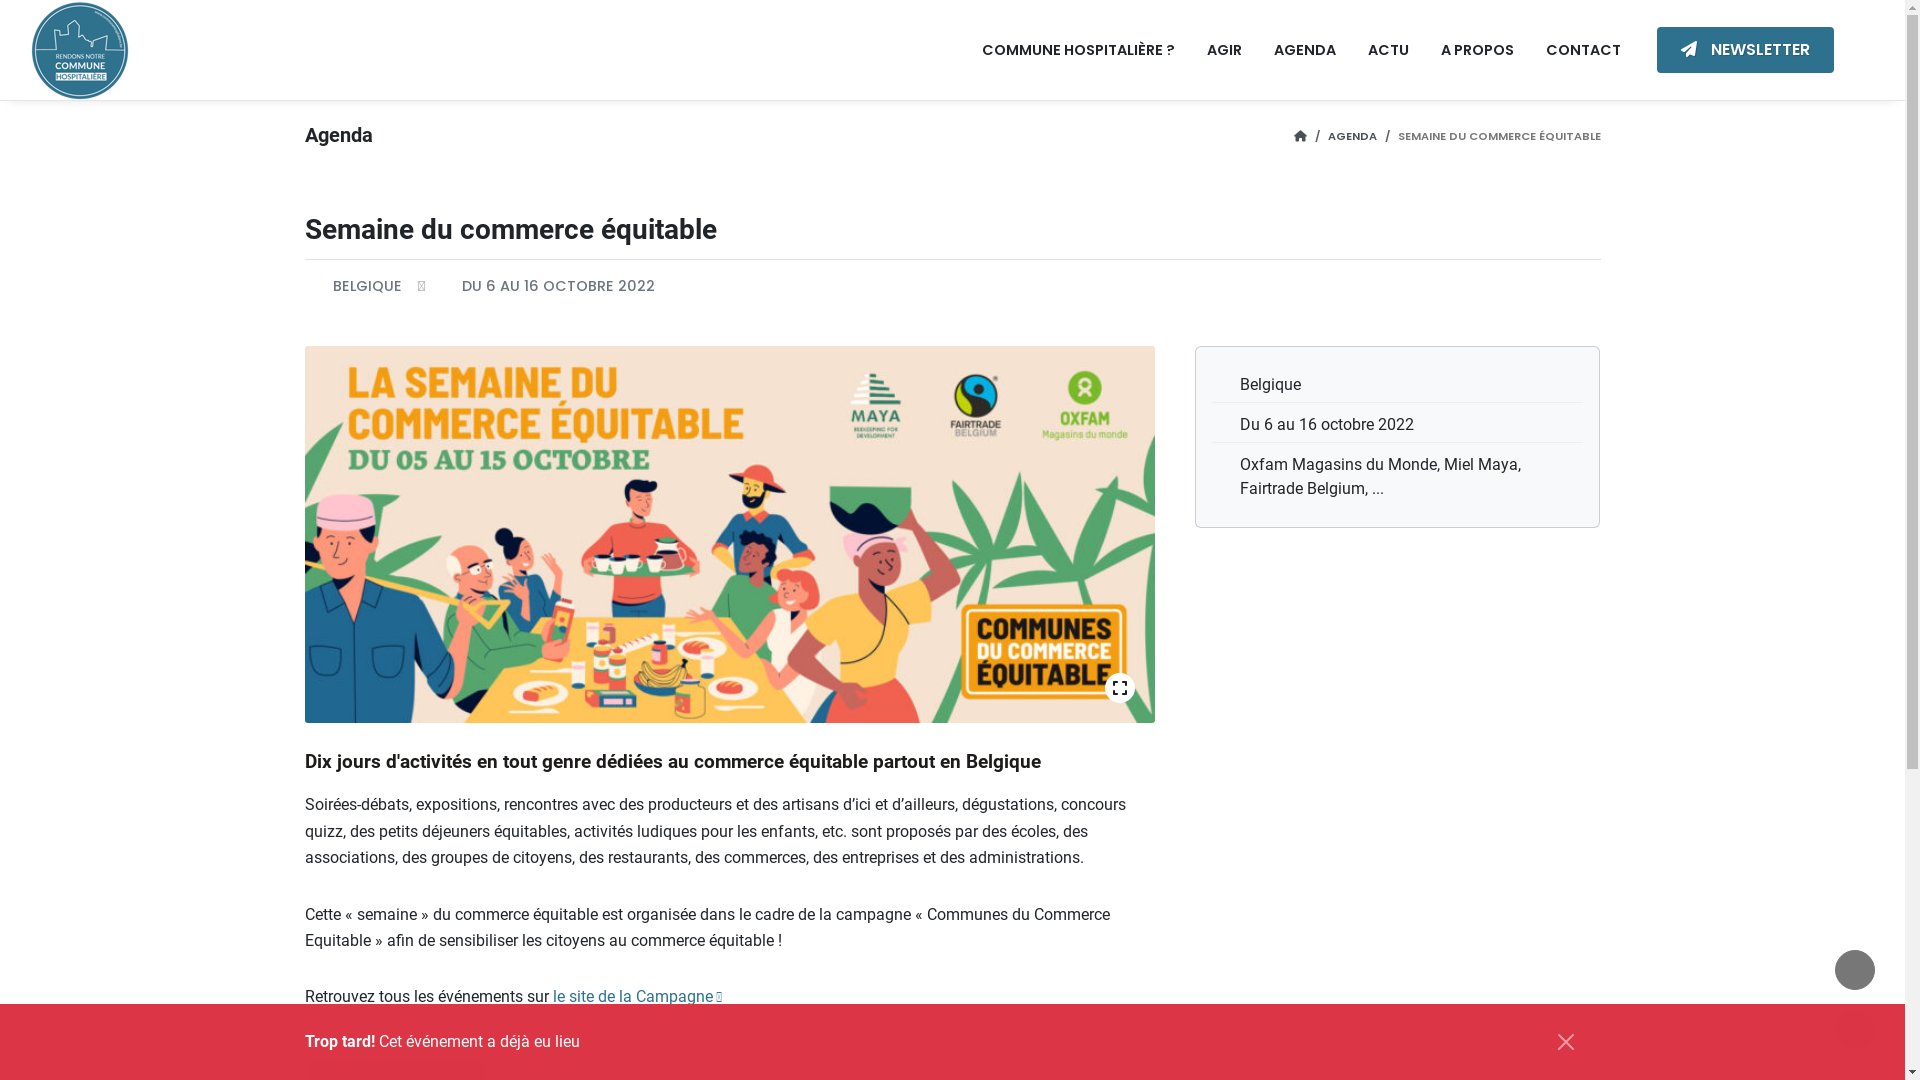 The width and height of the screenshot is (1920, 1080). What do you see at coordinates (1744, 49) in the screenshot?
I see `'NEWSLETTER'` at bounding box center [1744, 49].